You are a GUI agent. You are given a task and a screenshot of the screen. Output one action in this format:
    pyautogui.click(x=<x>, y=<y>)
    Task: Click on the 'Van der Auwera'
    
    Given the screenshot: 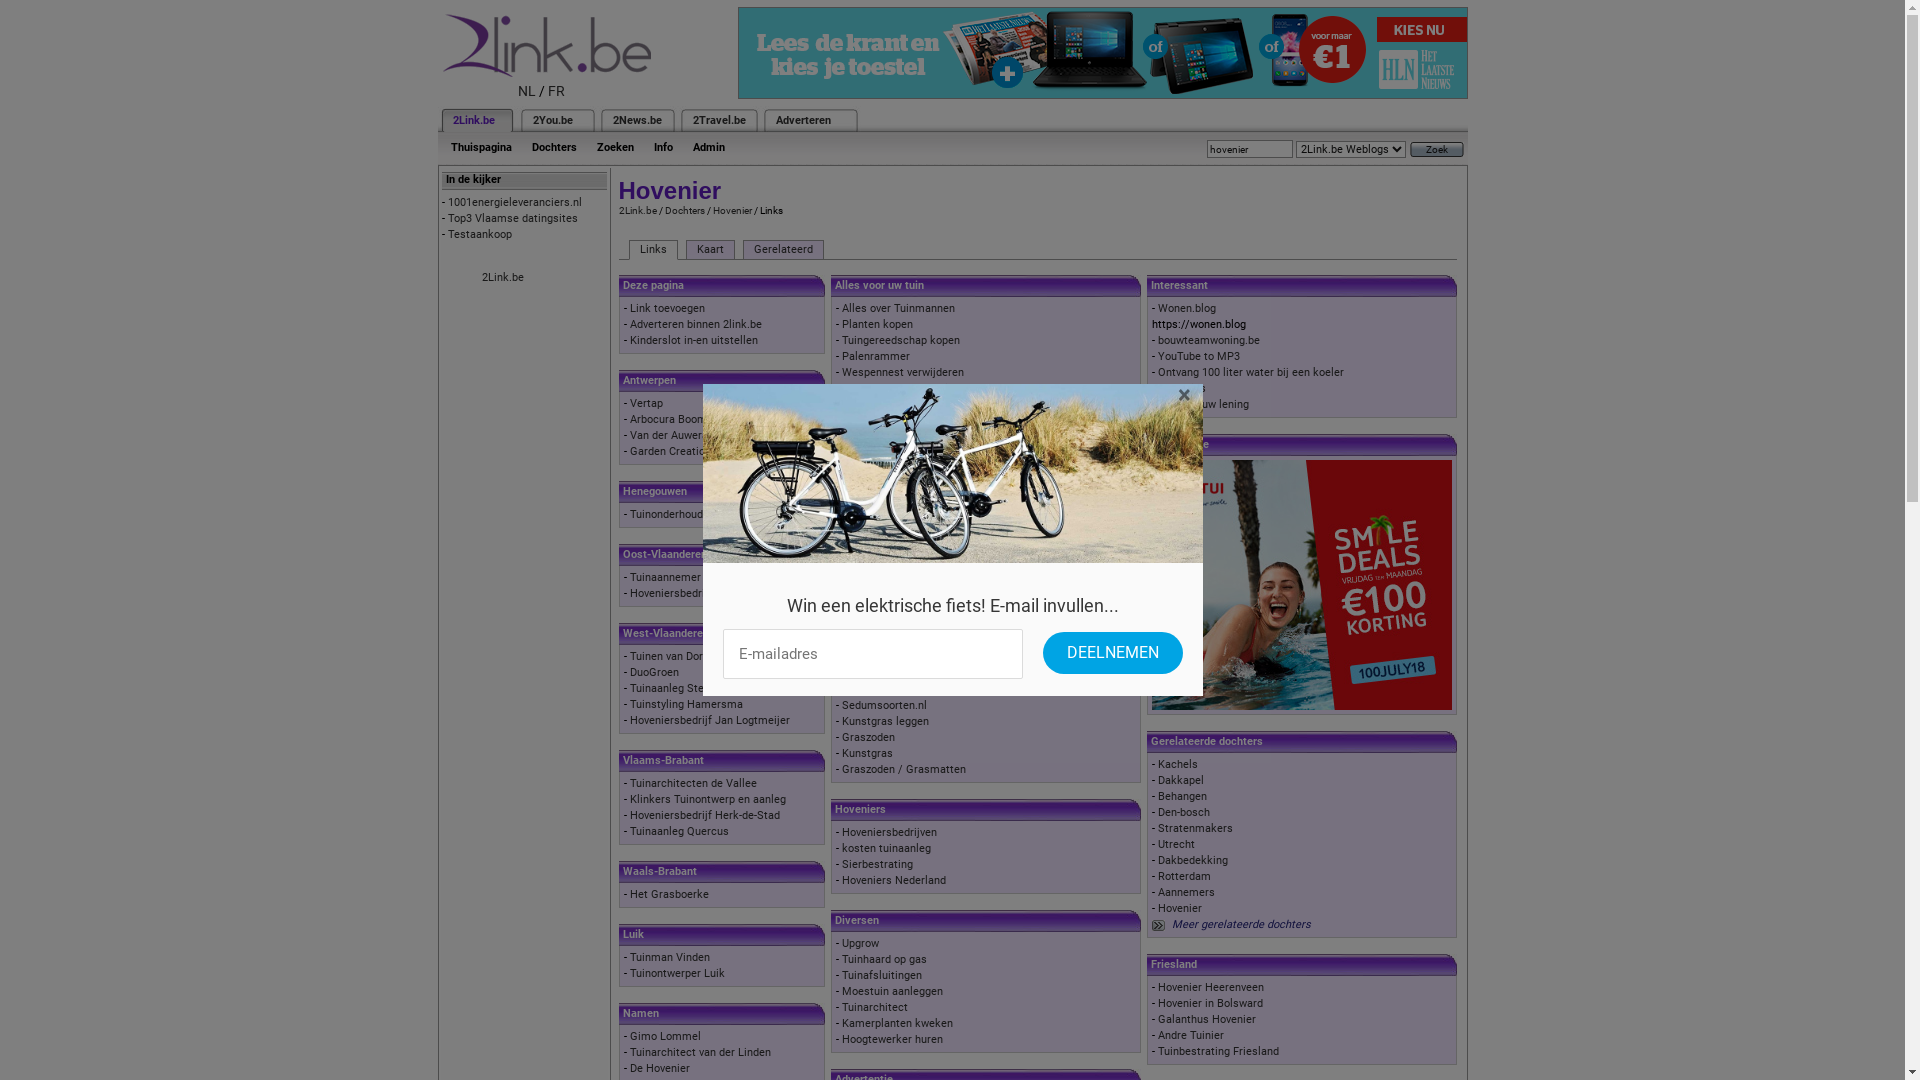 What is the action you would take?
    pyautogui.click(x=668, y=434)
    